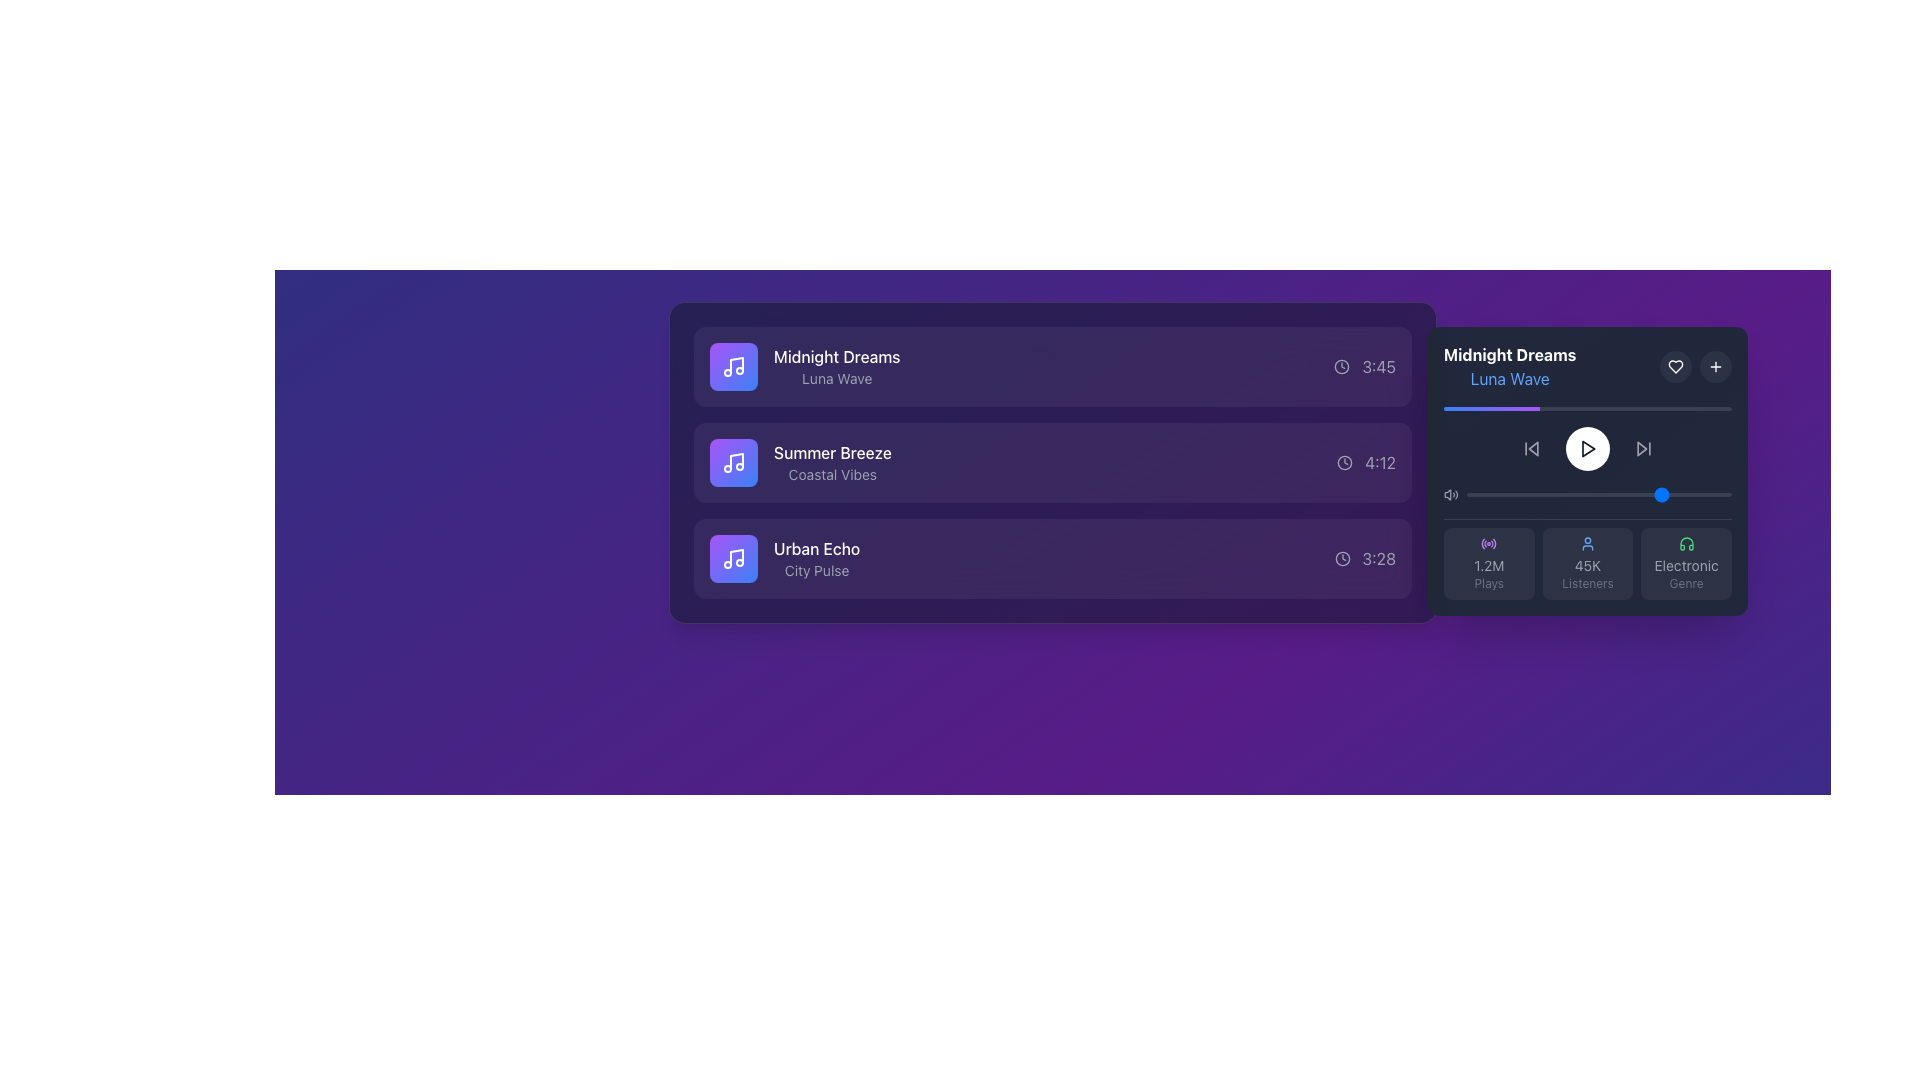 This screenshot has height=1080, width=1920. I want to click on to select the first media item in the list, which includes text and an icon, located in a media player interface, so click(805, 366).